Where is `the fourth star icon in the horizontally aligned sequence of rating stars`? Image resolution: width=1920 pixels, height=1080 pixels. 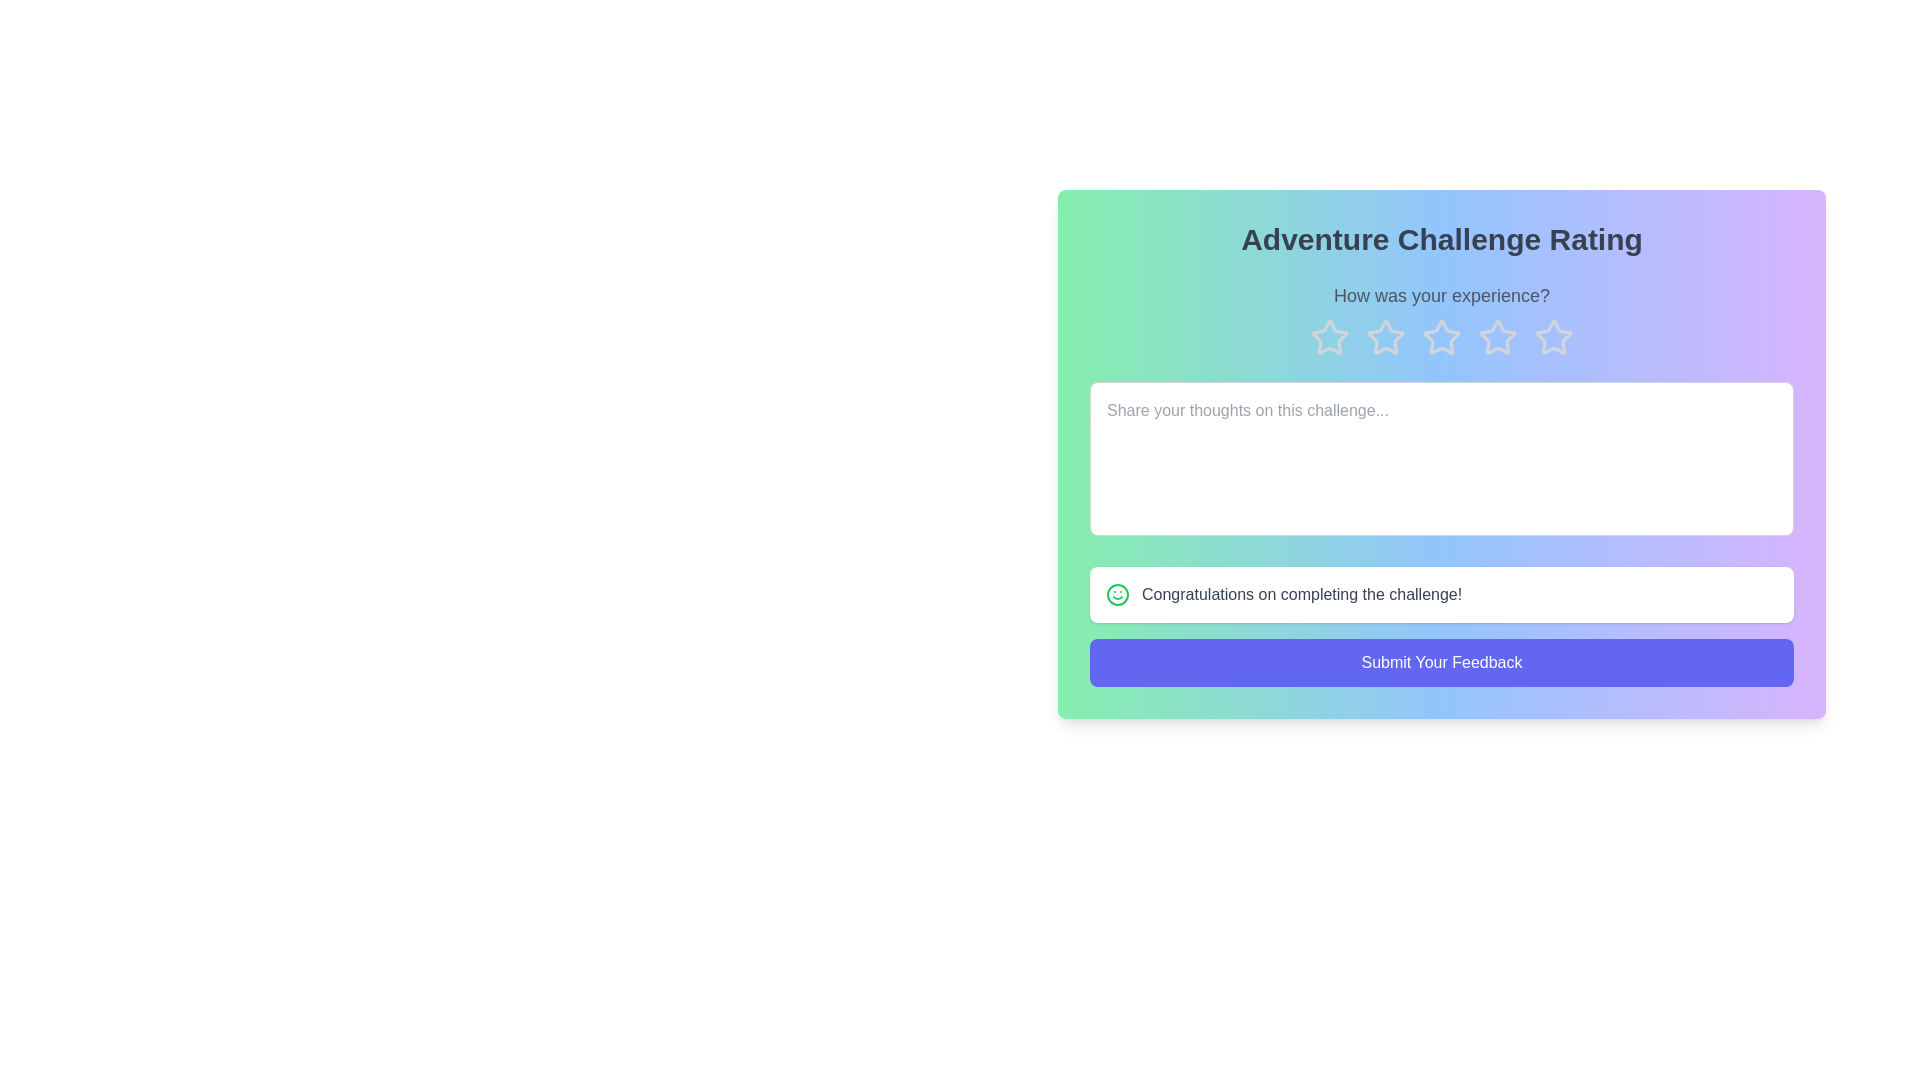 the fourth star icon in the horizontally aligned sequence of rating stars is located at coordinates (1441, 337).